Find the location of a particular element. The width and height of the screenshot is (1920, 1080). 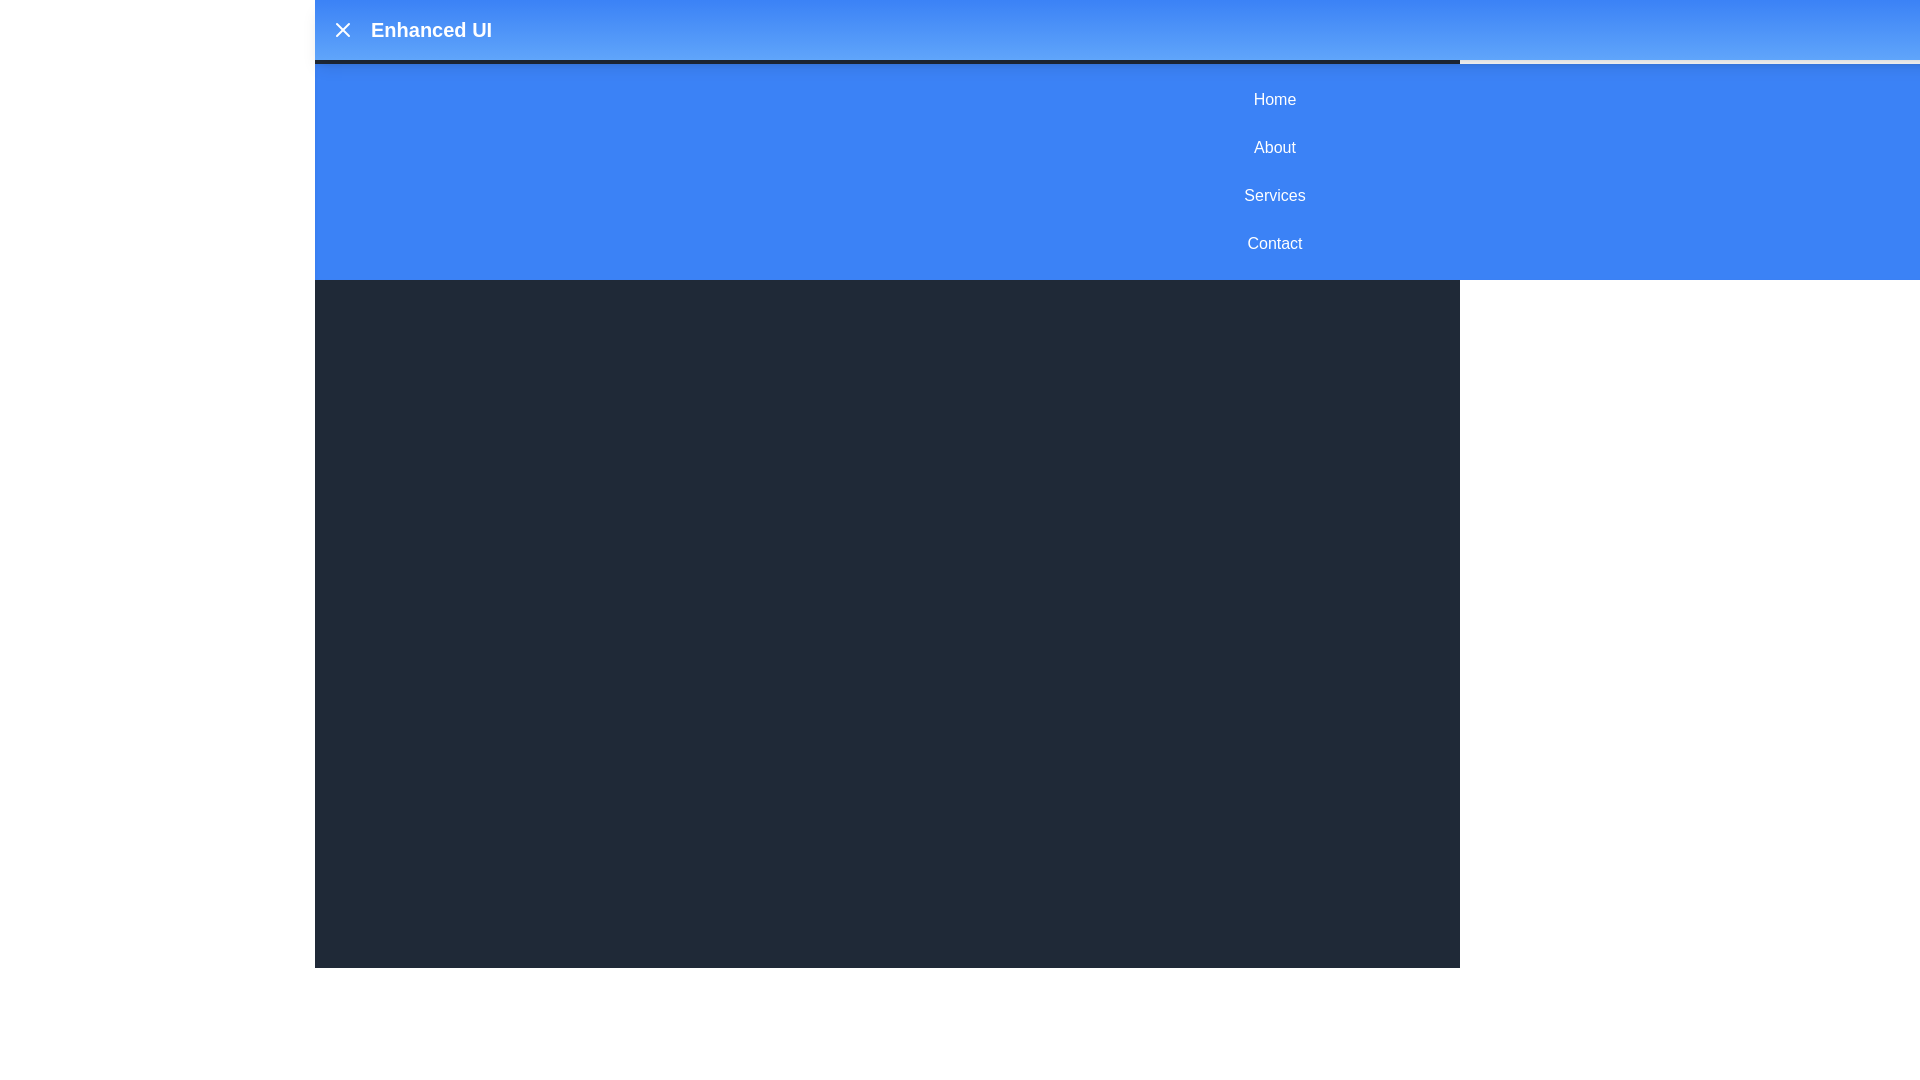

the menu item Contact is located at coordinates (1274, 242).